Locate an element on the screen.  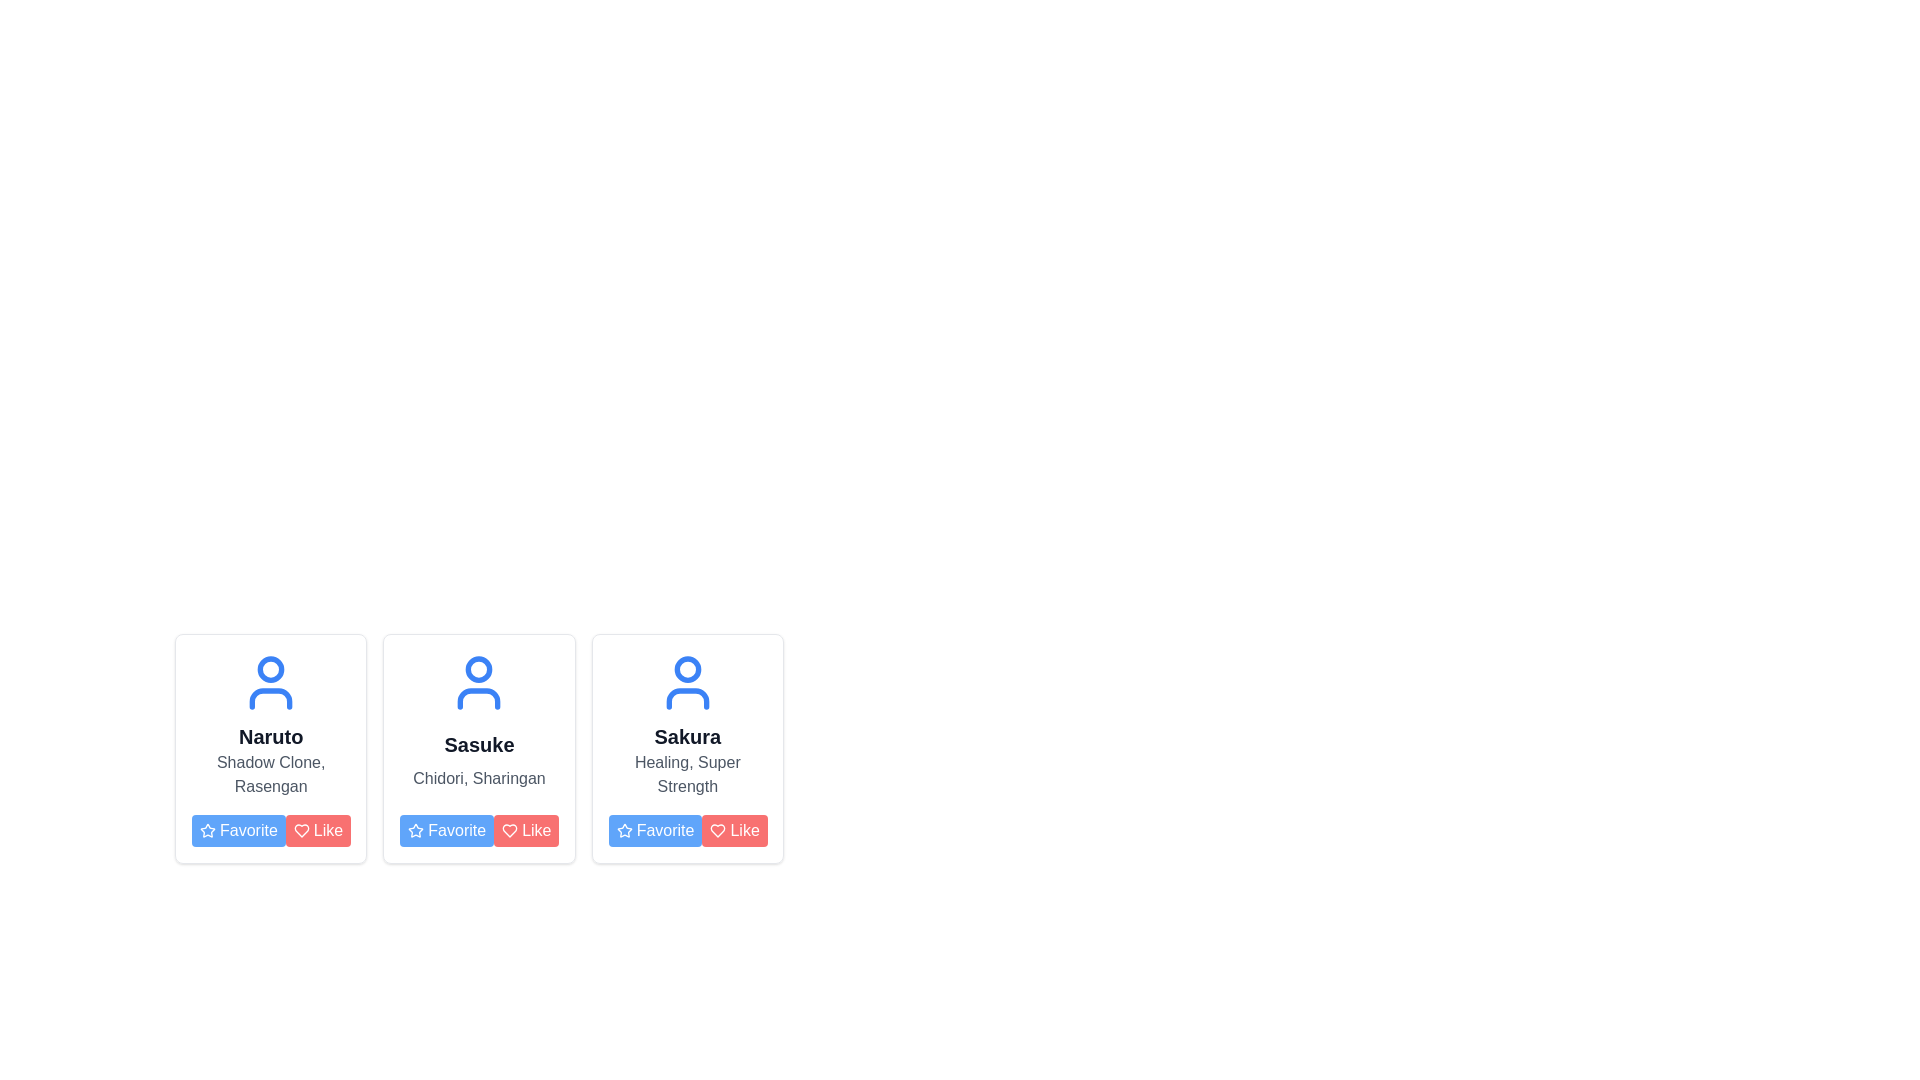
the 'Favorite' button associated with 'Sakura' is located at coordinates (655, 830).